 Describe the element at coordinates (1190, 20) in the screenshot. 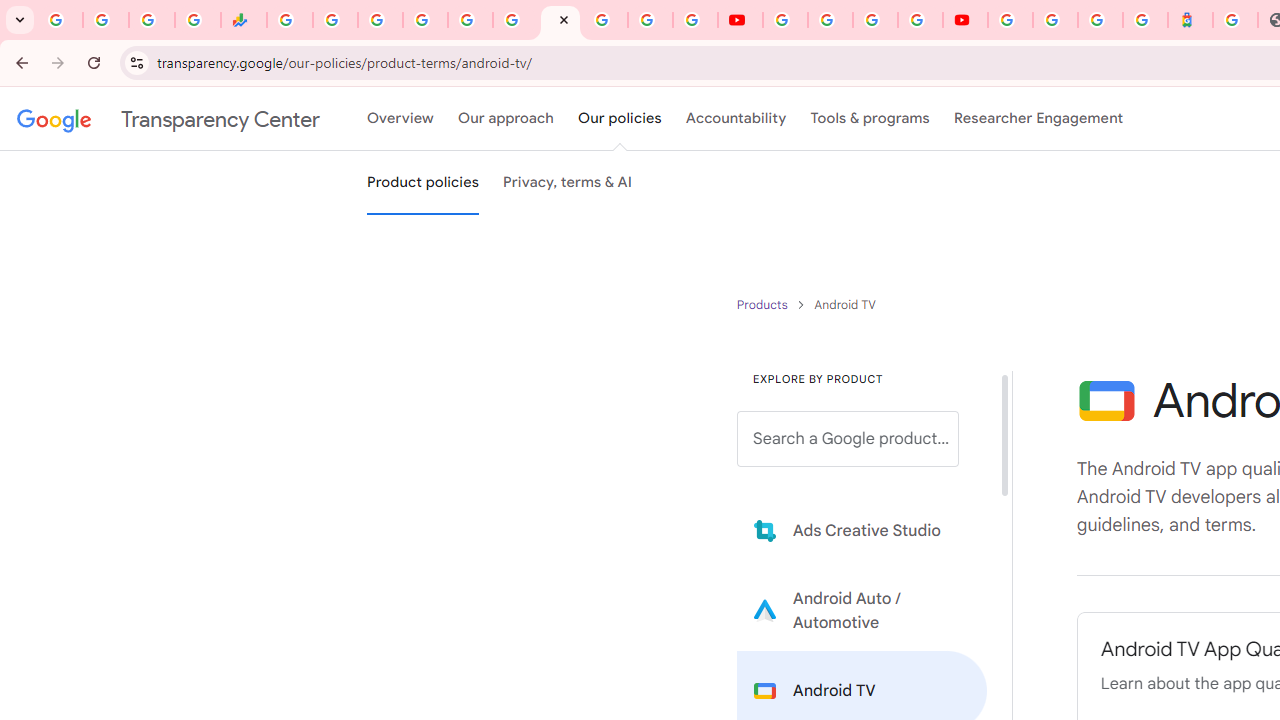

I see `'Atour Hotel - Google hotels'` at that location.